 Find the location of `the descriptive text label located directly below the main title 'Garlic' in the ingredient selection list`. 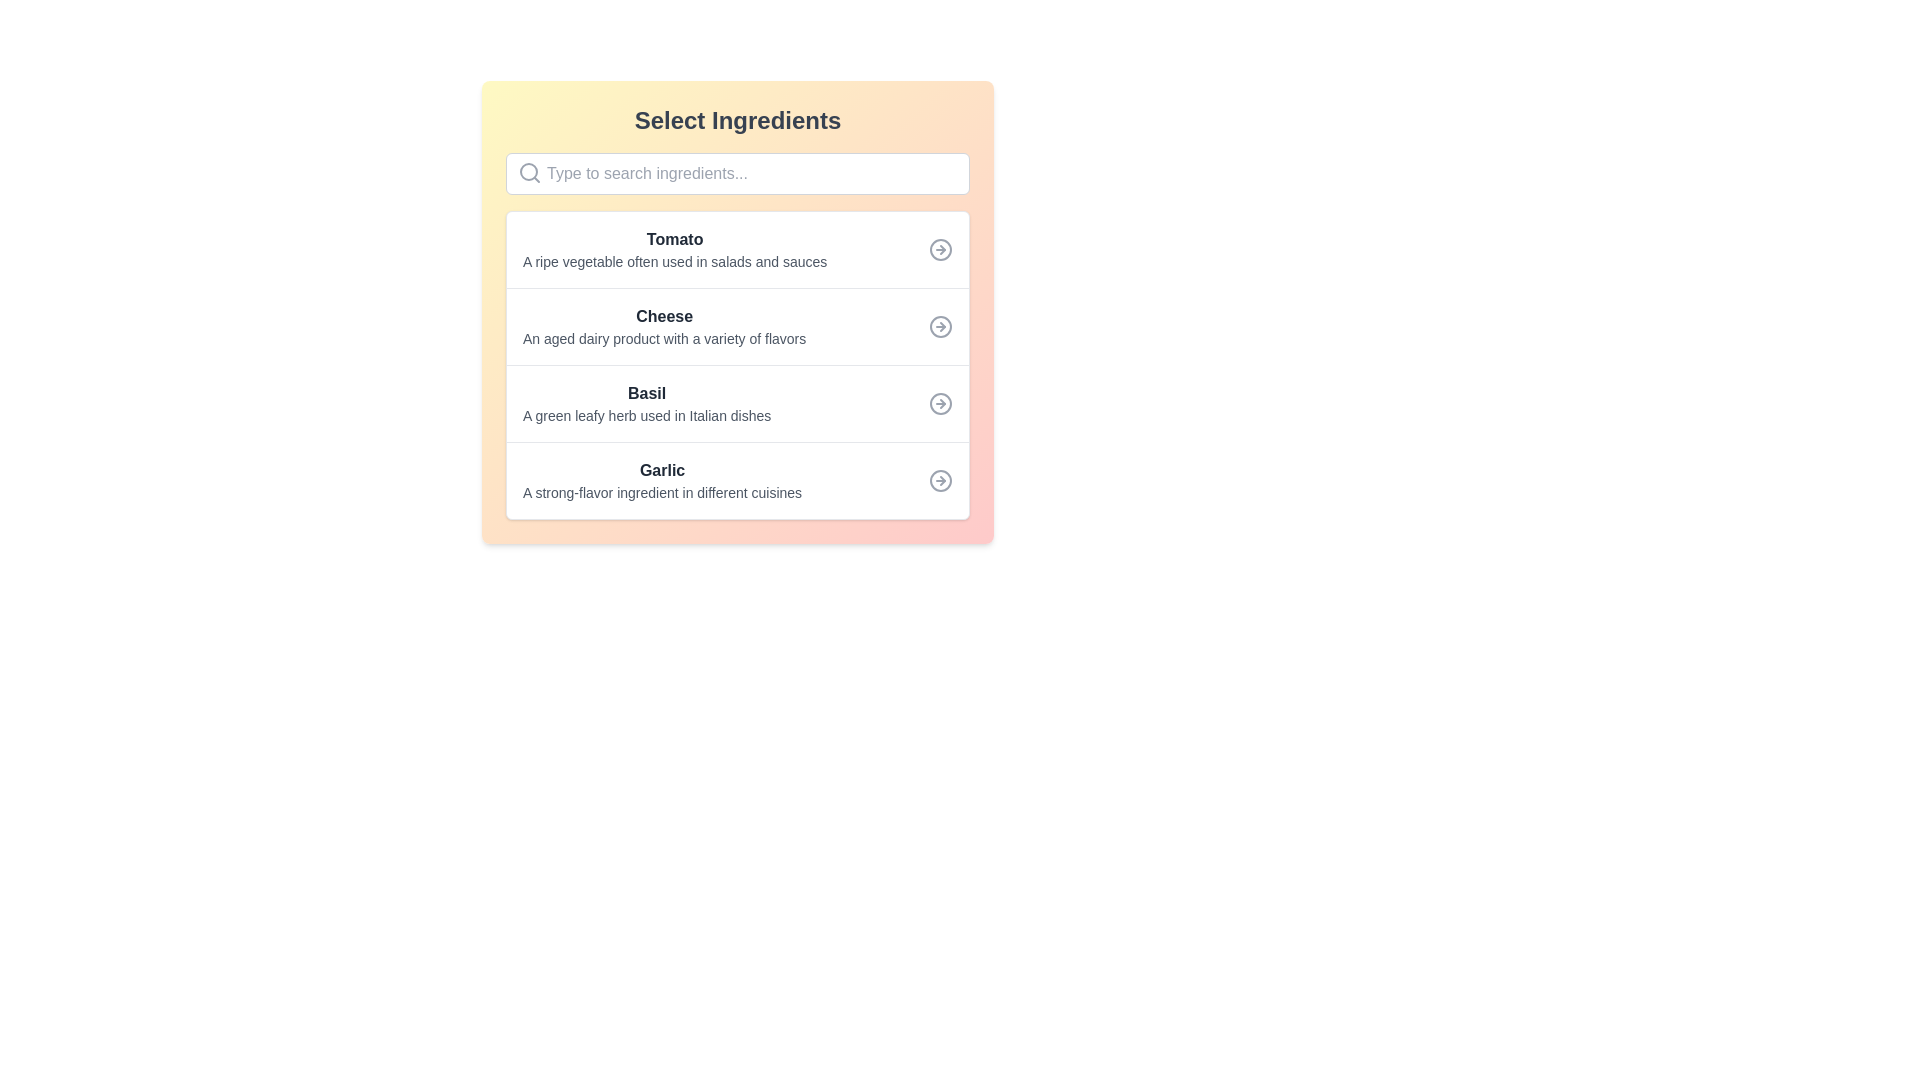

the descriptive text label located directly below the main title 'Garlic' in the ingredient selection list is located at coordinates (662, 493).